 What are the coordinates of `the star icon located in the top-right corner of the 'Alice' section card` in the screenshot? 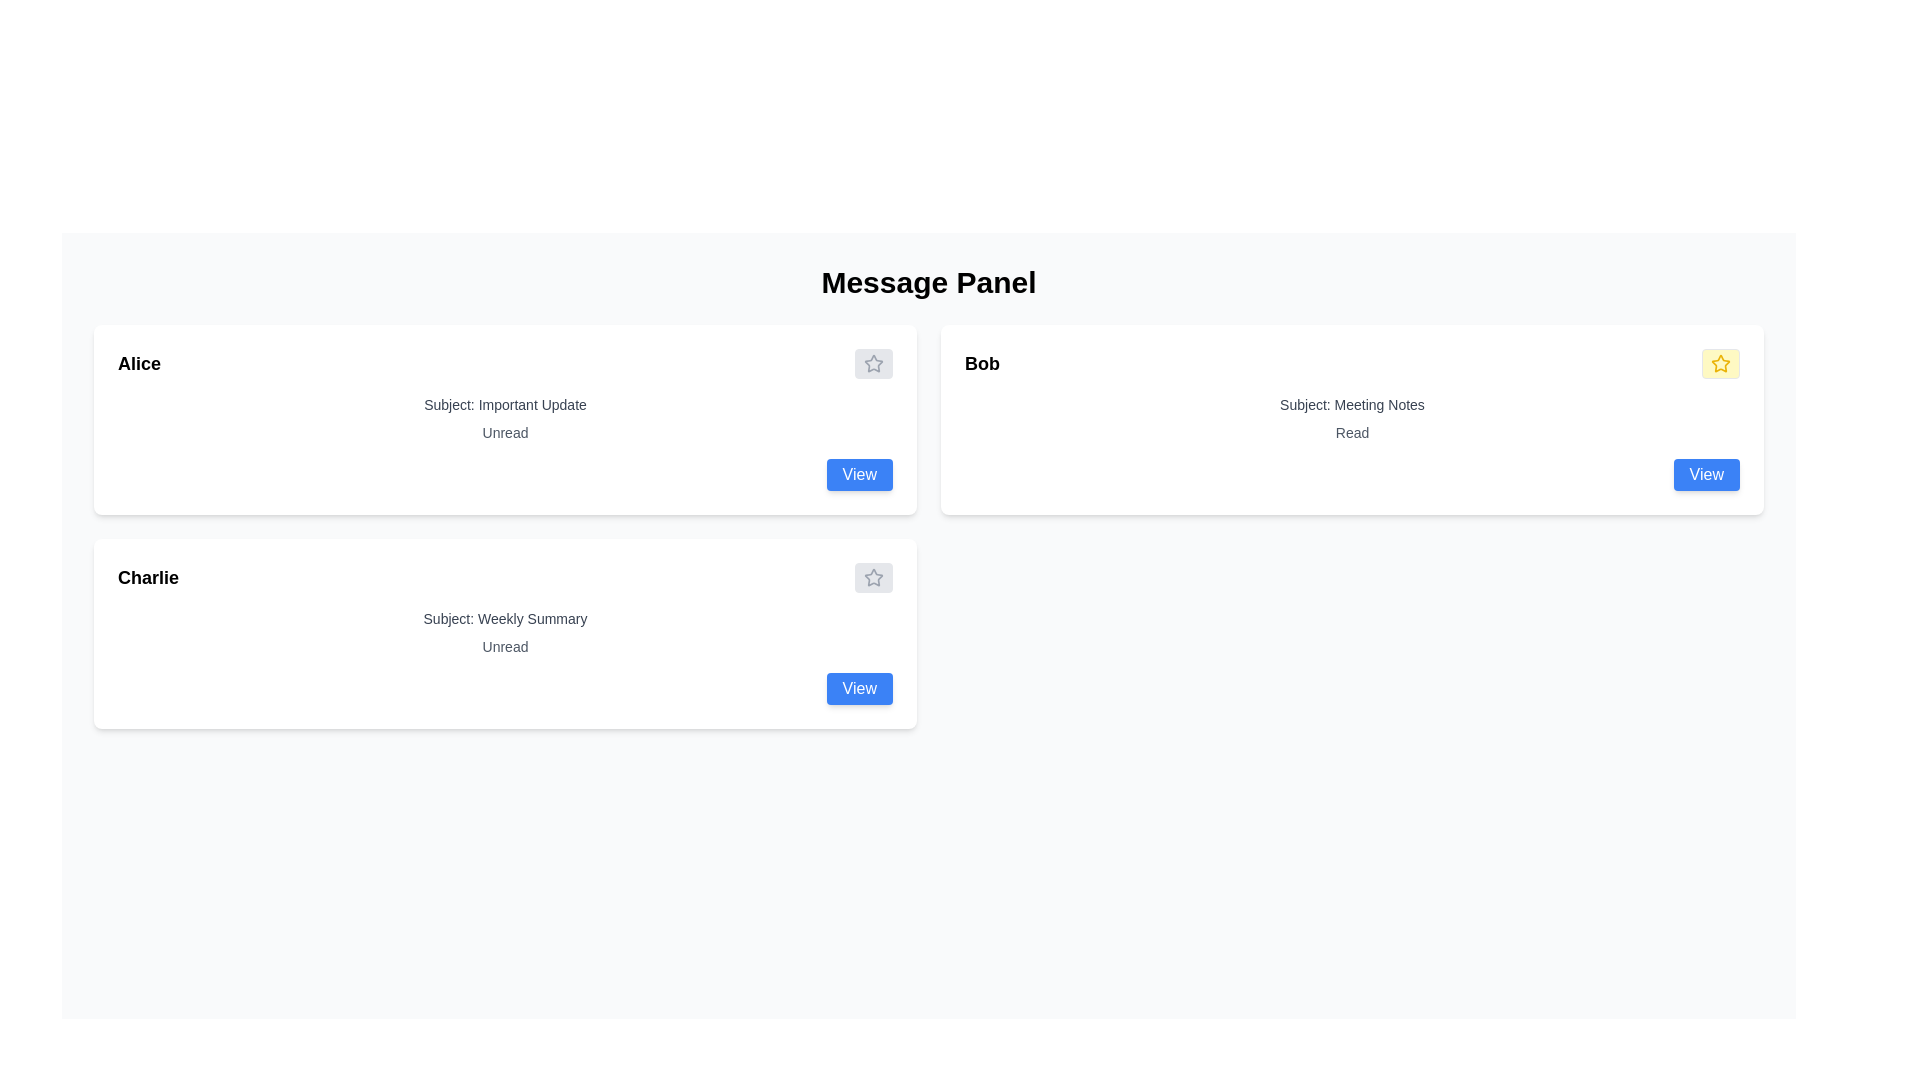 It's located at (873, 363).